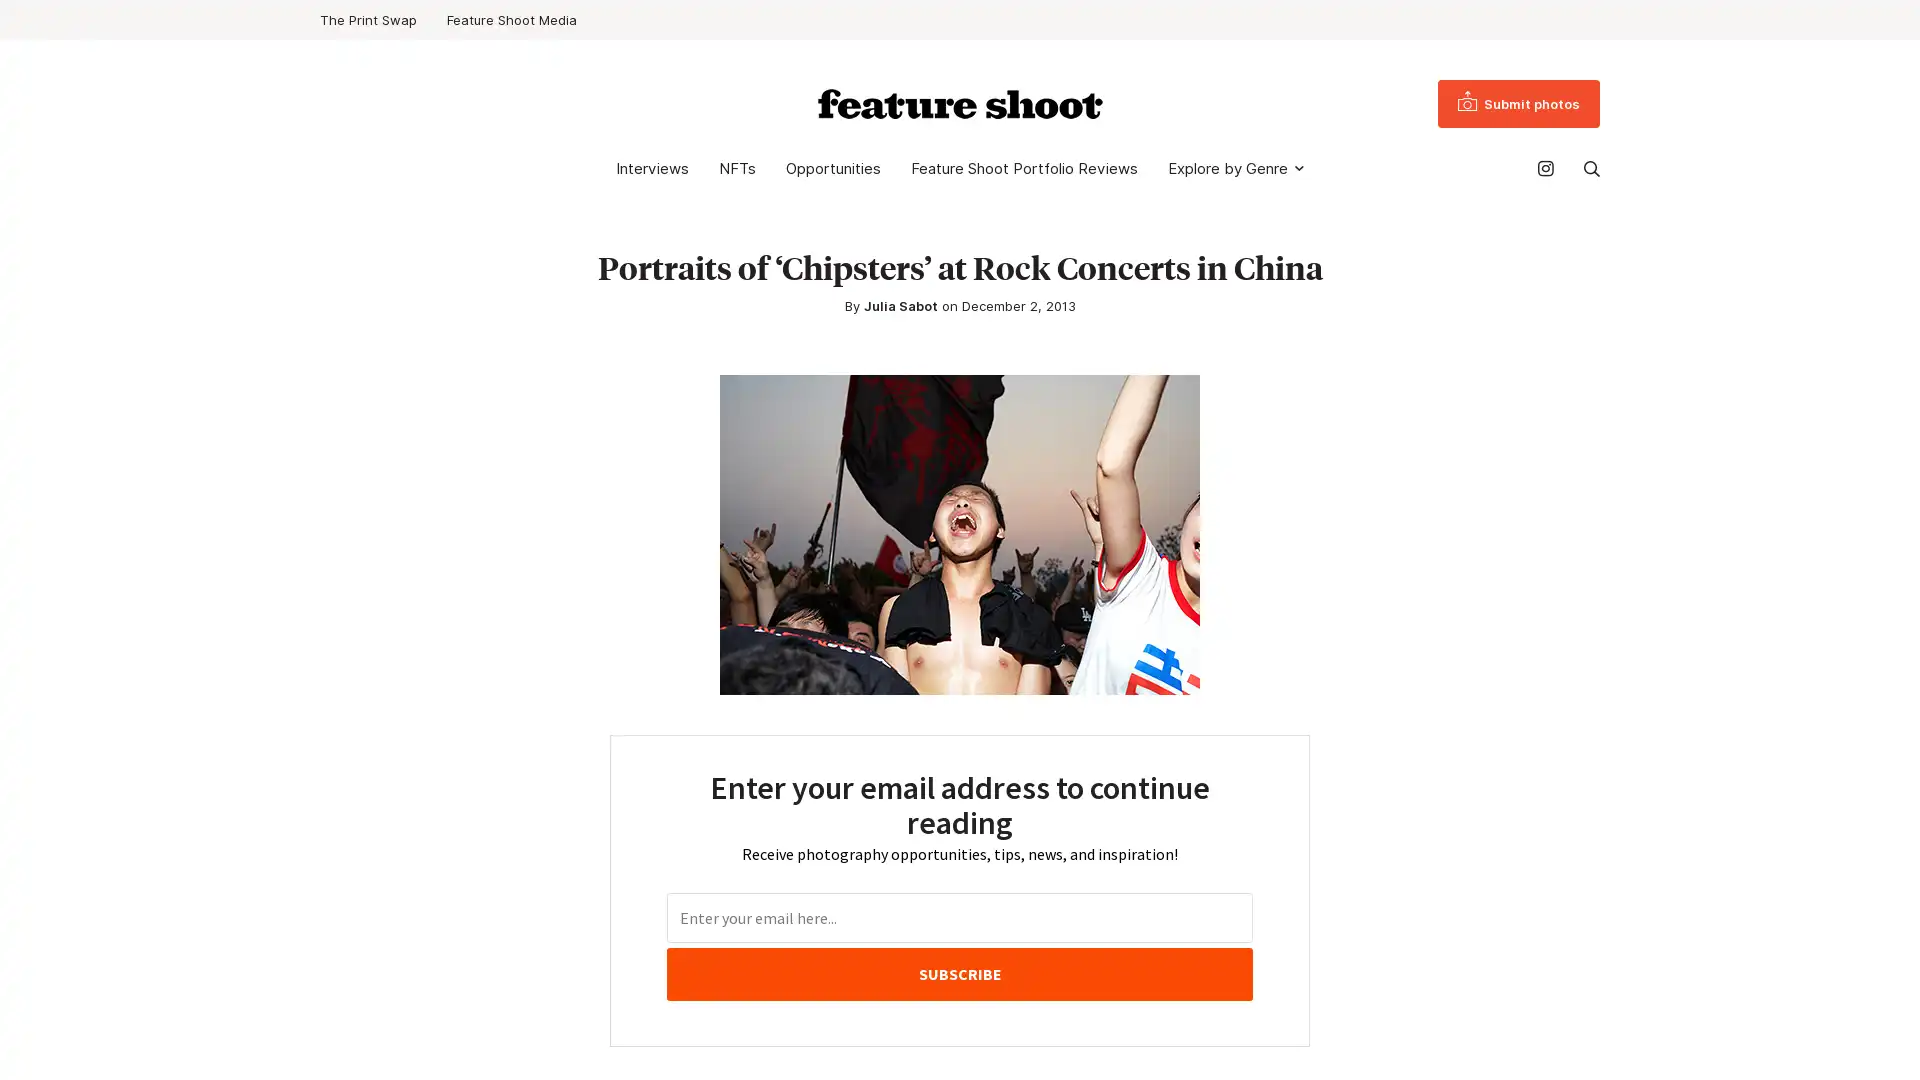  Describe the element at coordinates (1591, 168) in the screenshot. I see `Search` at that location.